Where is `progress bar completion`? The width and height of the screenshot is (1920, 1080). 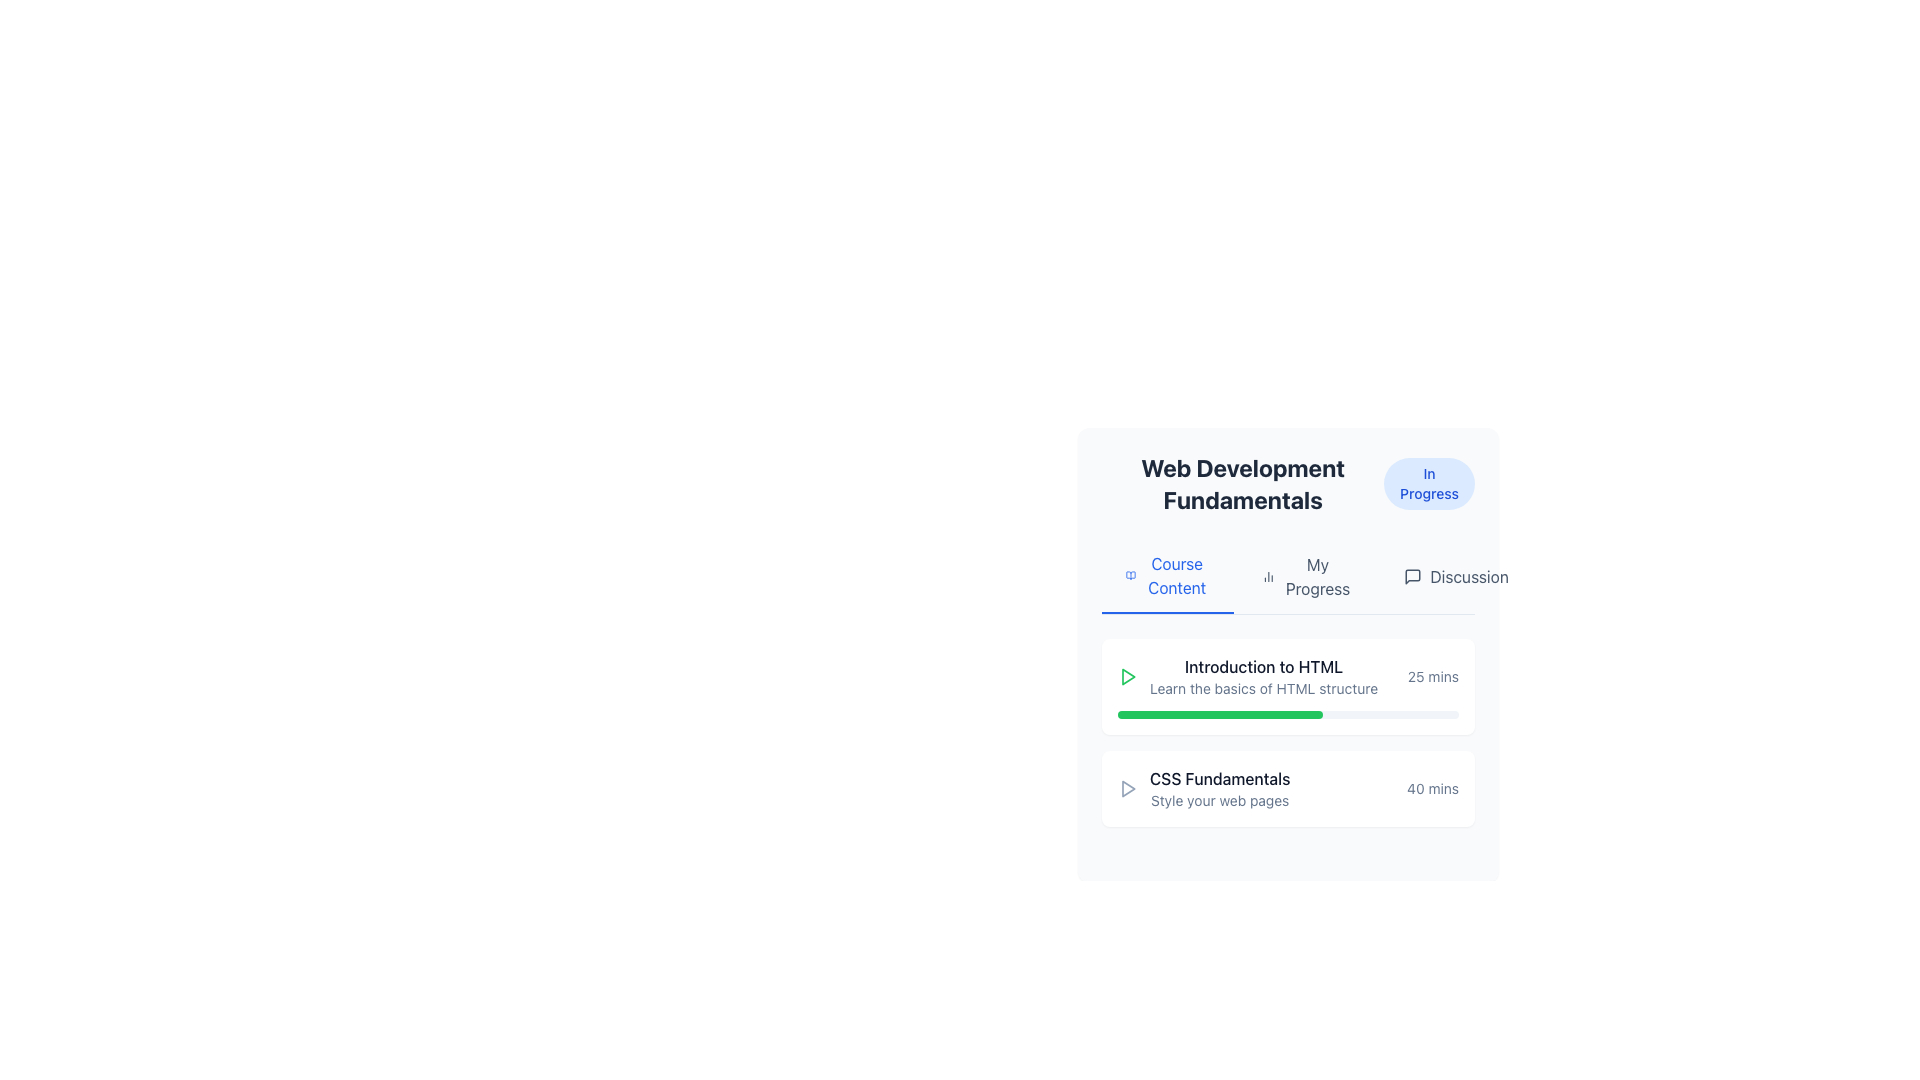
progress bar completion is located at coordinates (1445, 713).